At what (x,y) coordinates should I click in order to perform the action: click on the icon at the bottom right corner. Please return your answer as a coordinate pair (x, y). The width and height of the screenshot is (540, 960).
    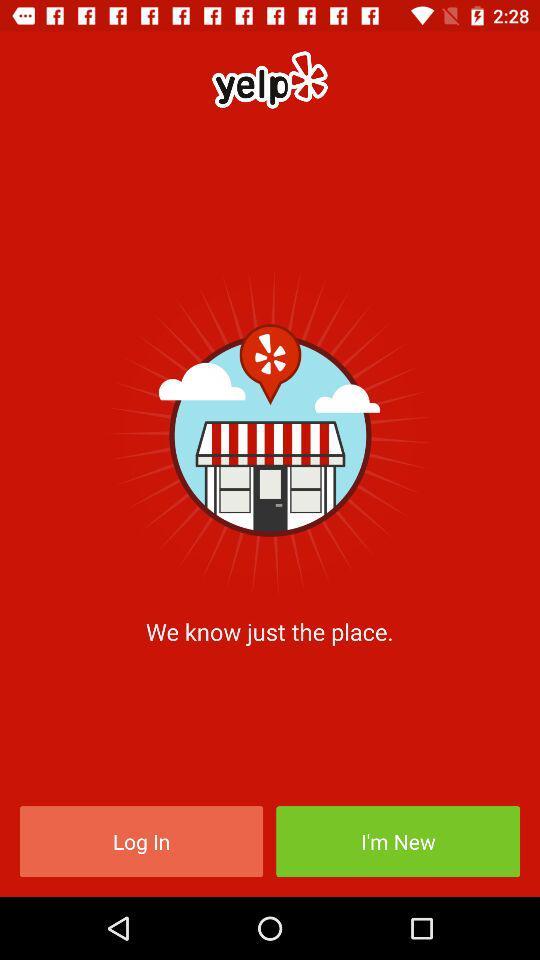
    Looking at the image, I should click on (398, 840).